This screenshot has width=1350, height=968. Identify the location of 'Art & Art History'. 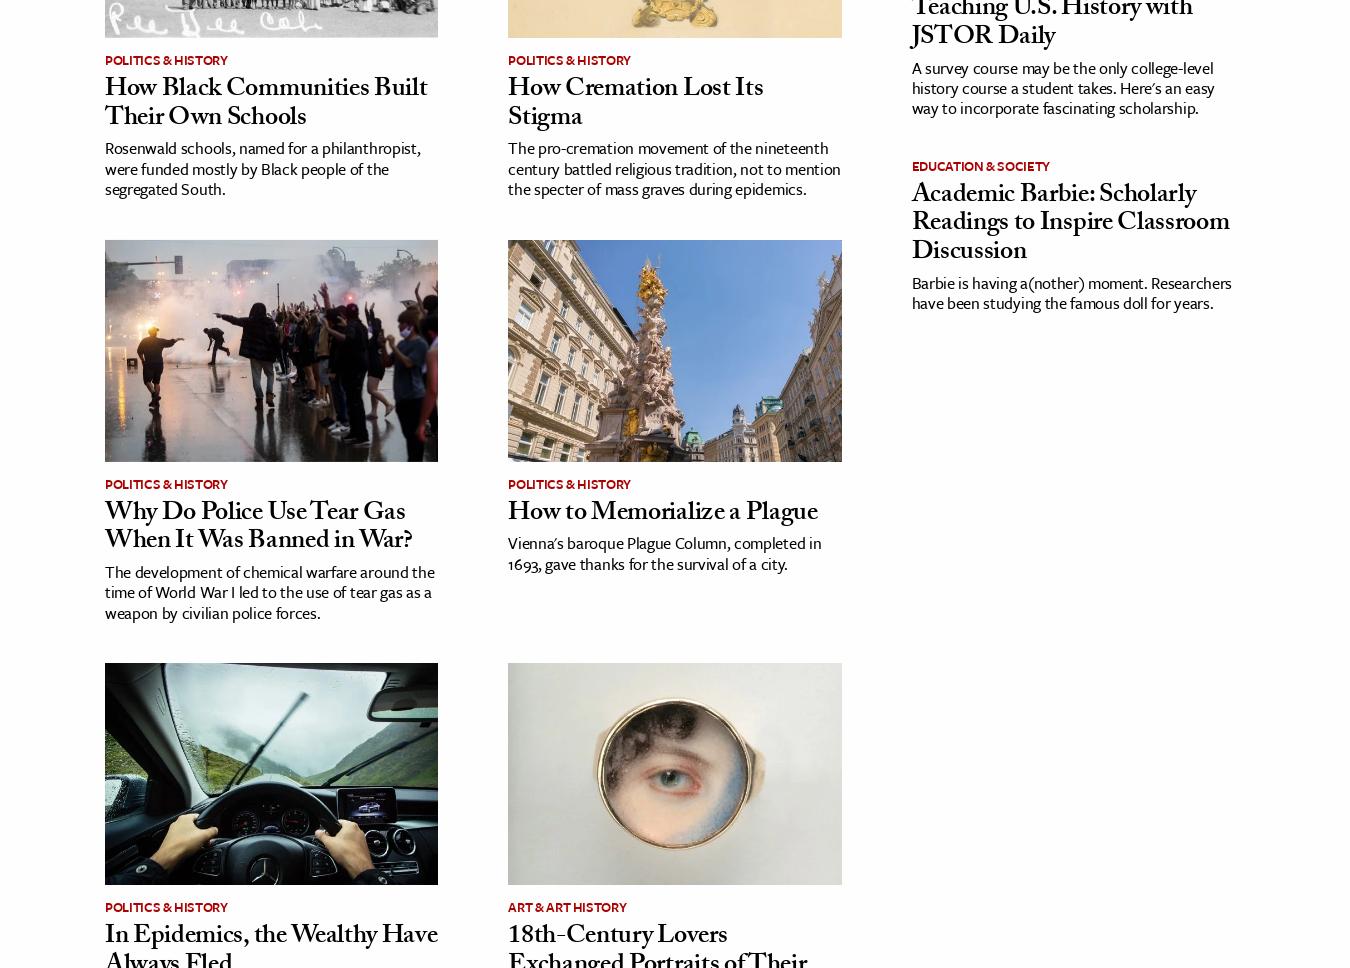
(567, 907).